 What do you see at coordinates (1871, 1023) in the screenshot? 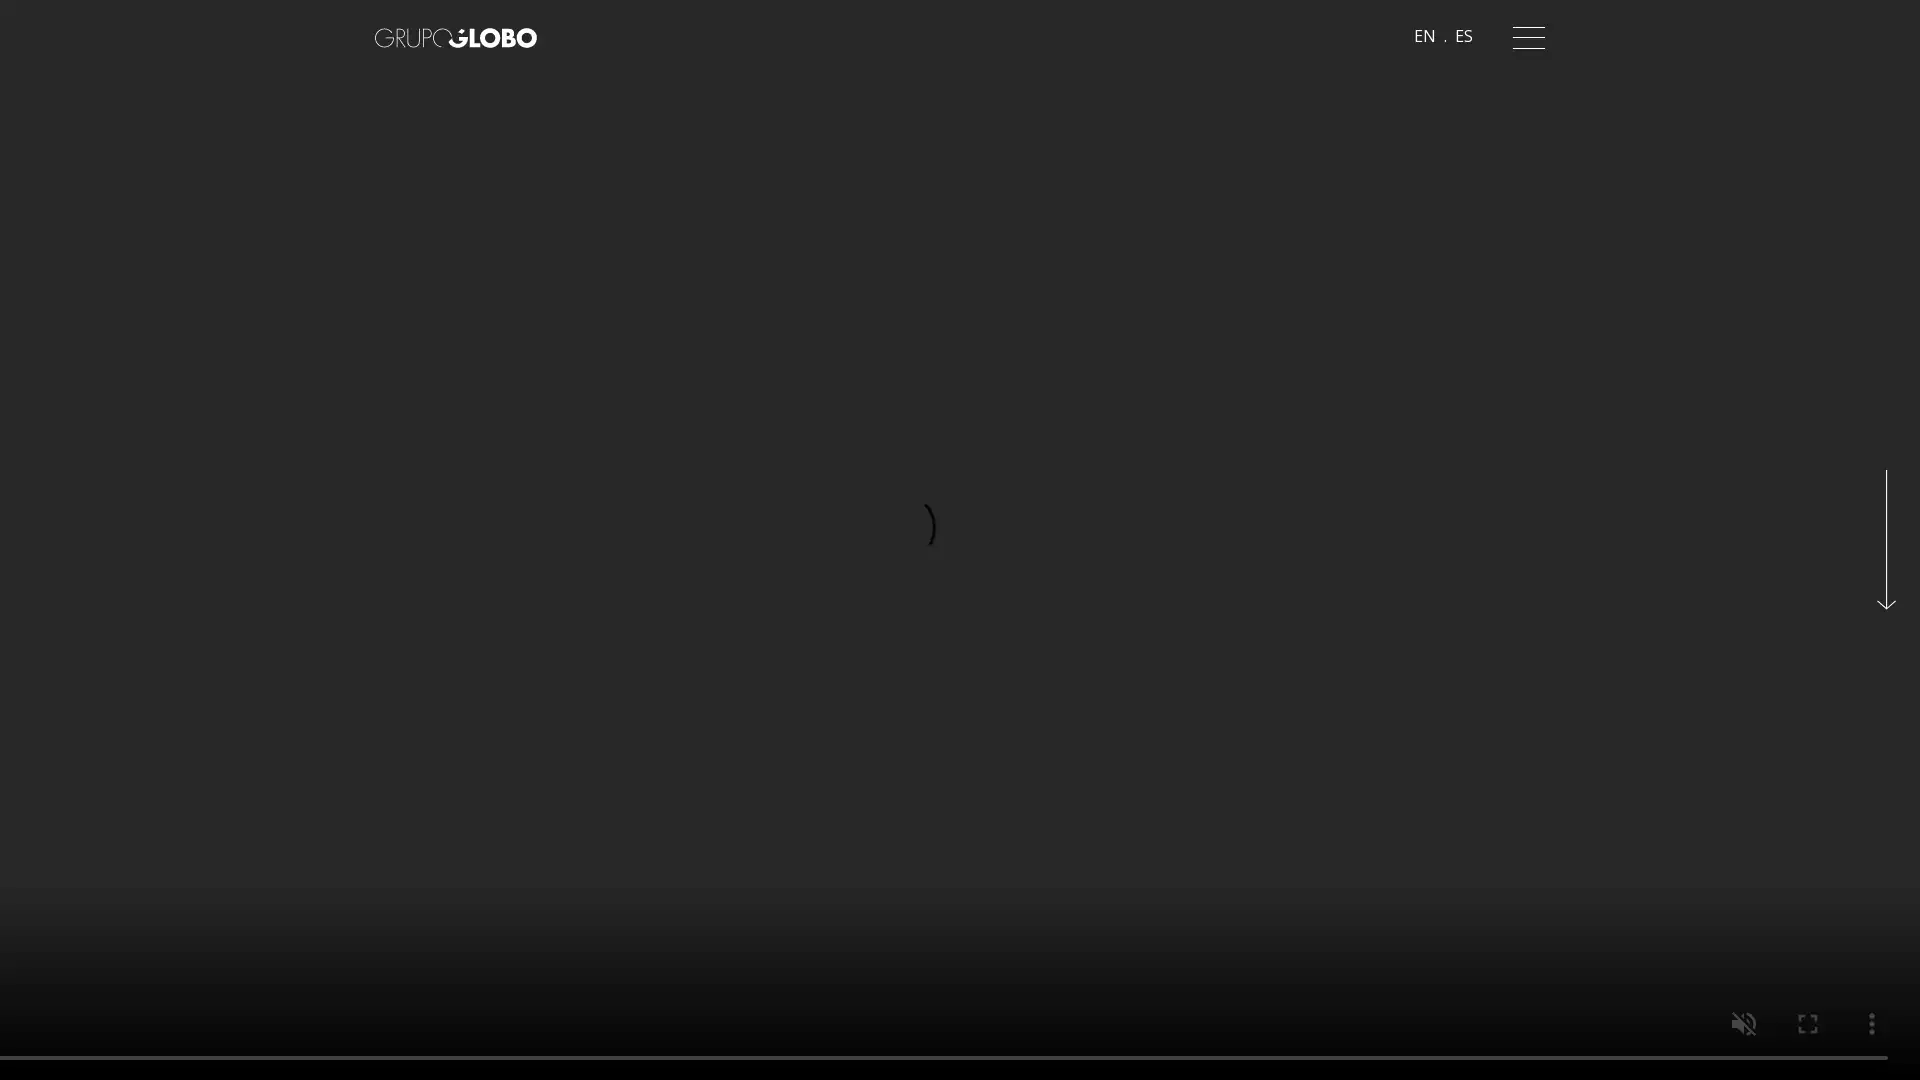
I see `show more media controls` at bounding box center [1871, 1023].